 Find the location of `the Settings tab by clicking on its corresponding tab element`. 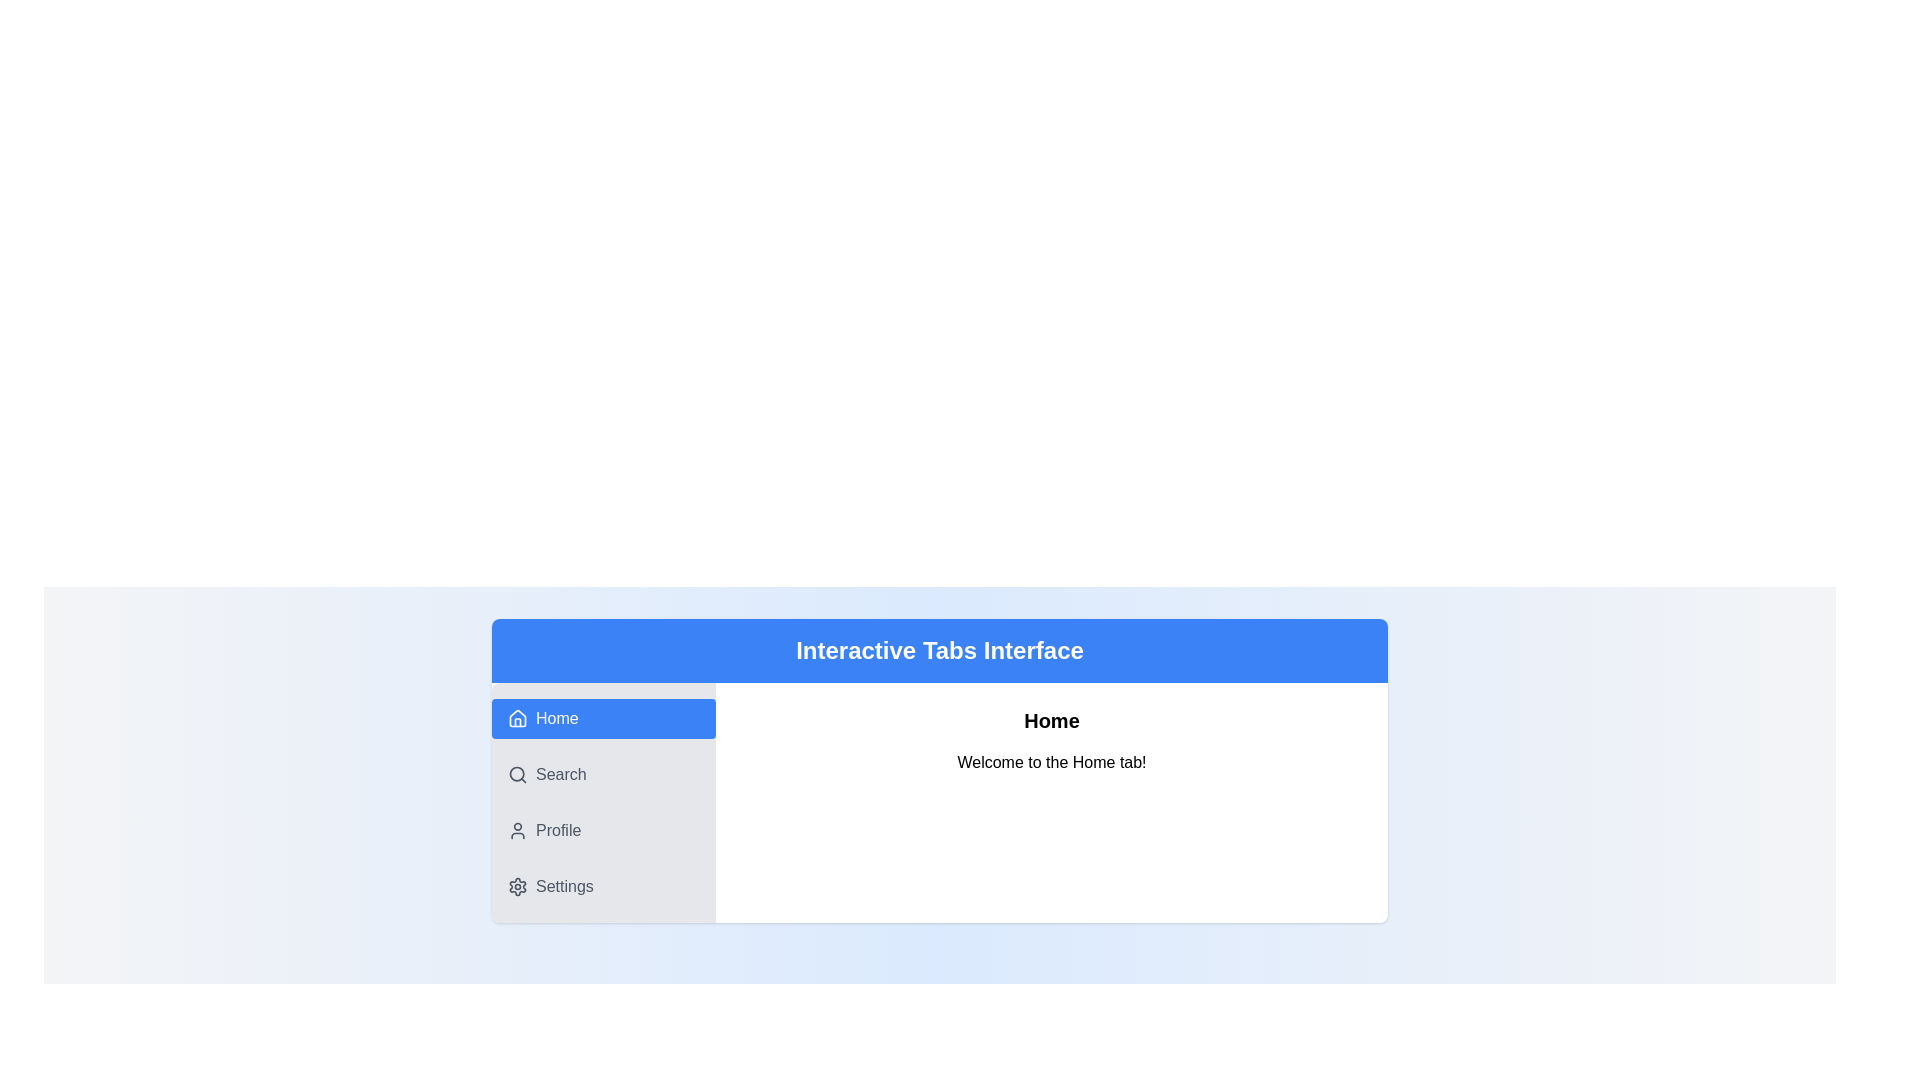

the Settings tab by clicking on its corresponding tab element is located at coordinates (603, 886).